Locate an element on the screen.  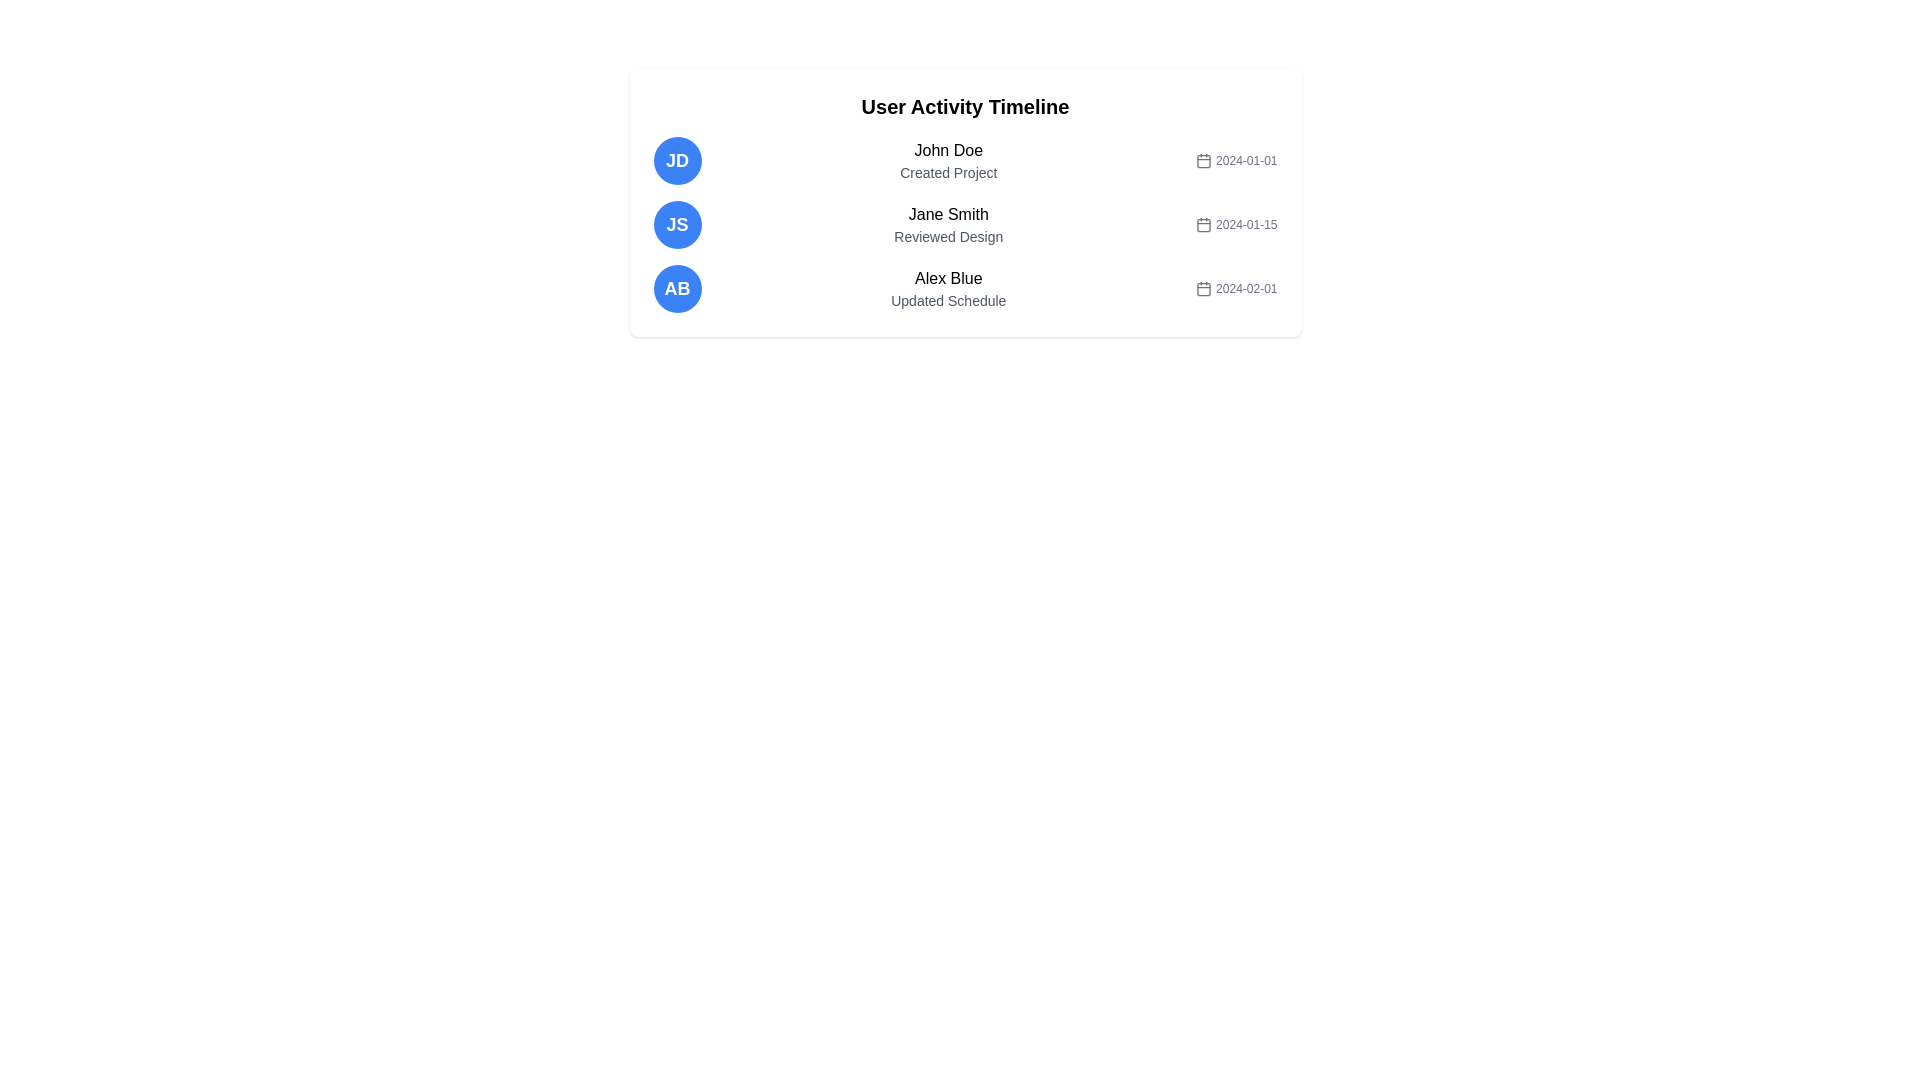
the calendar icon located immediately before the date '2024-01-15' in the second row of the timeline, which visually indicates the relevant date for the associated activity is located at coordinates (1203, 225).